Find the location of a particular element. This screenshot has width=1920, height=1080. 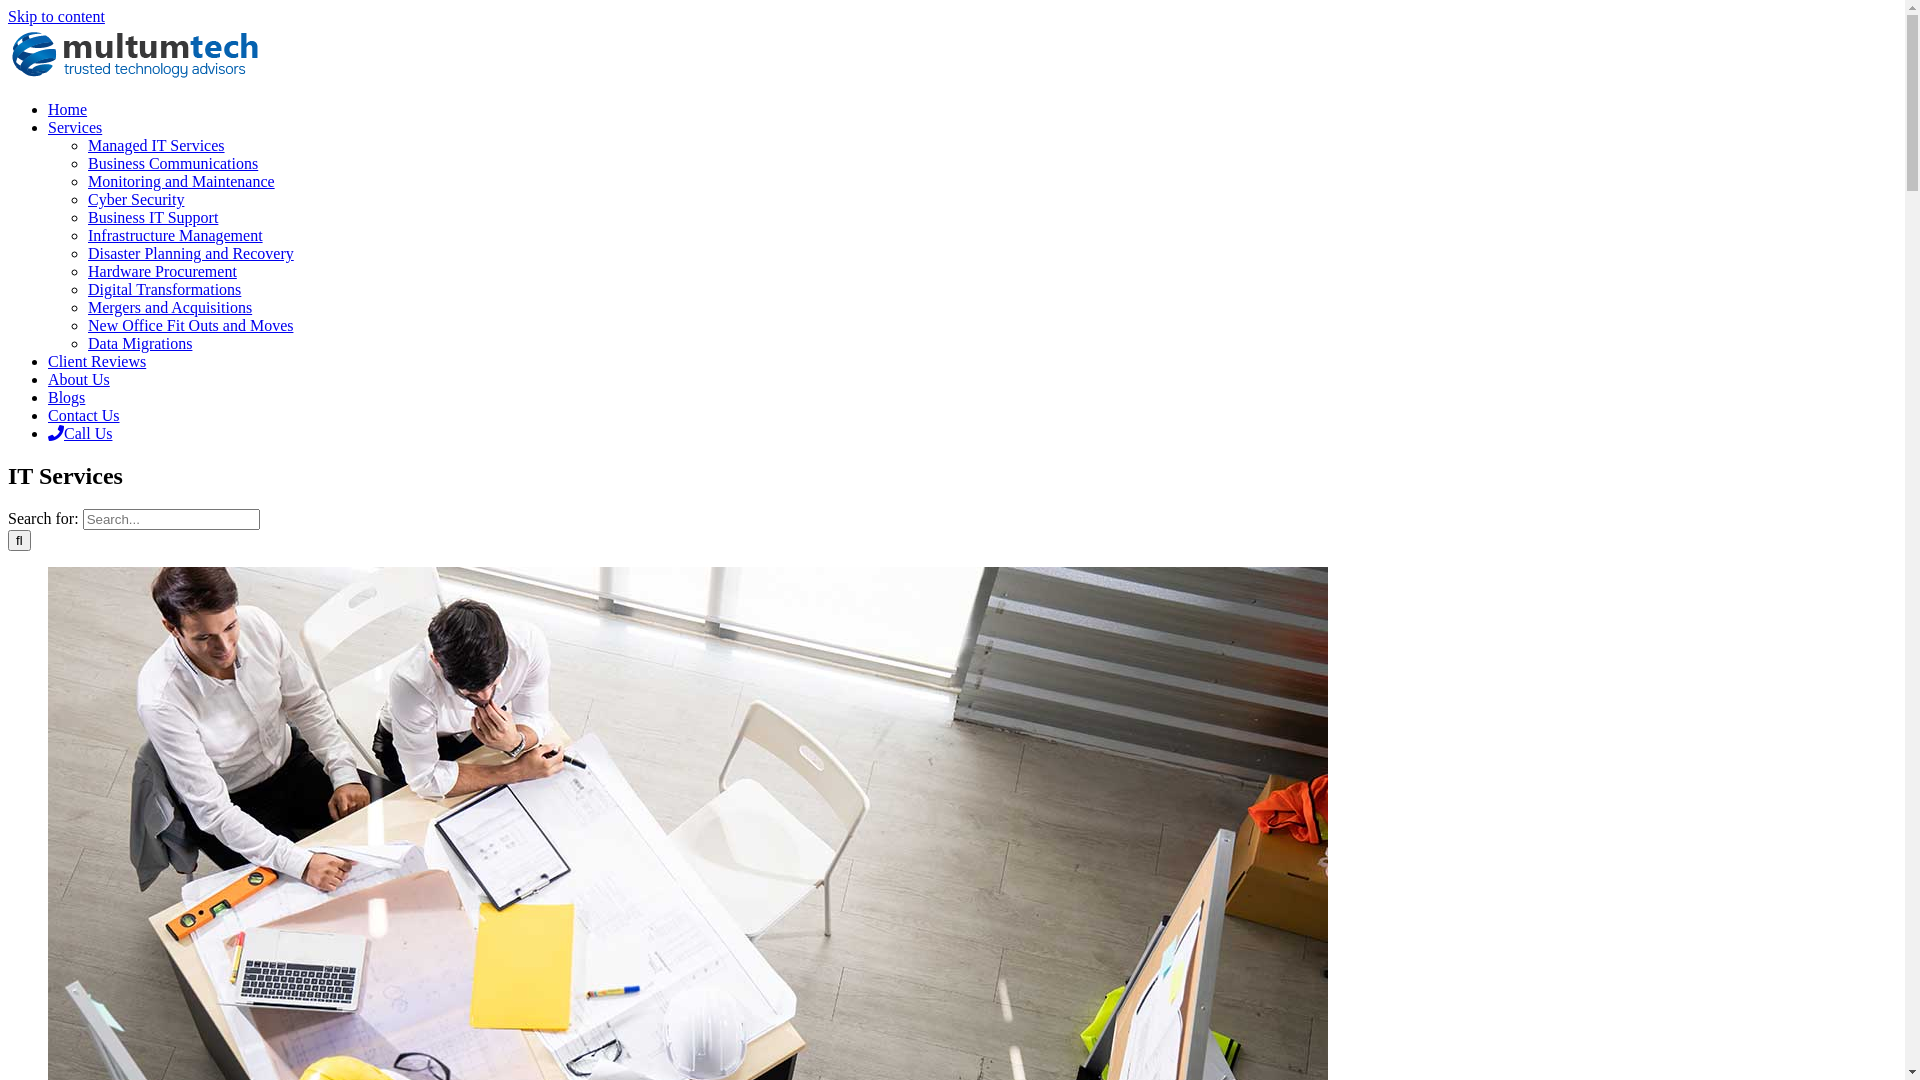

'Data Migrations' is located at coordinates (138, 342).